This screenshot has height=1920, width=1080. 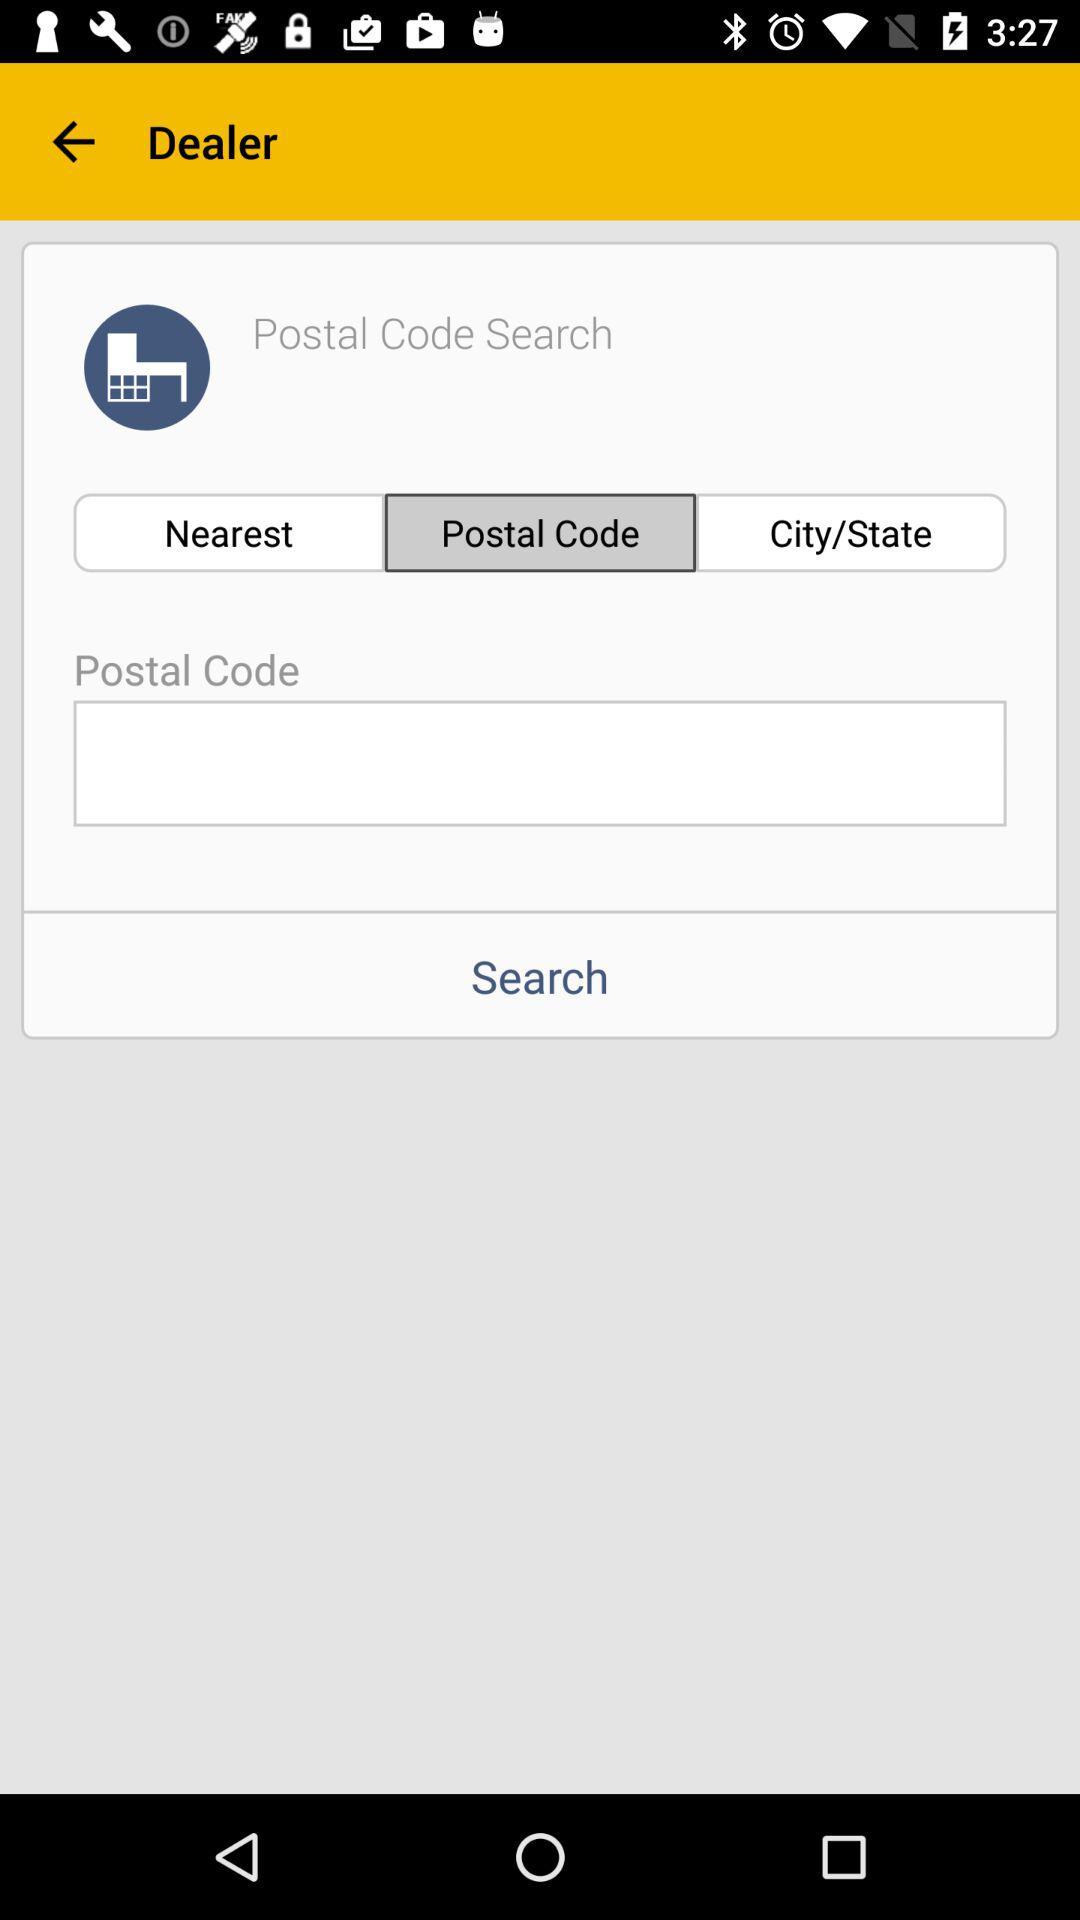 I want to click on icon next to the postal code, so click(x=851, y=532).